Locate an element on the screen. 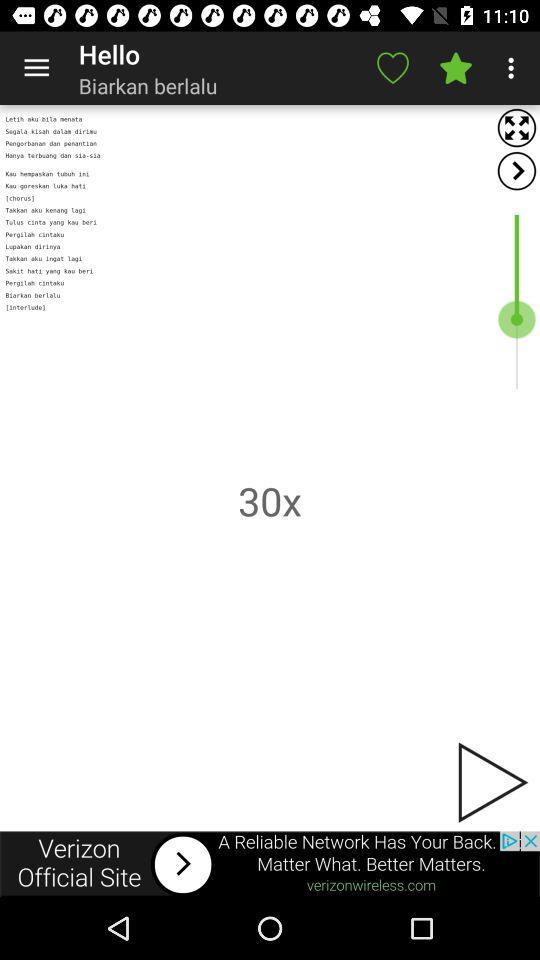 The height and width of the screenshot is (960, 540). forward is located at coordinates (516, 170).